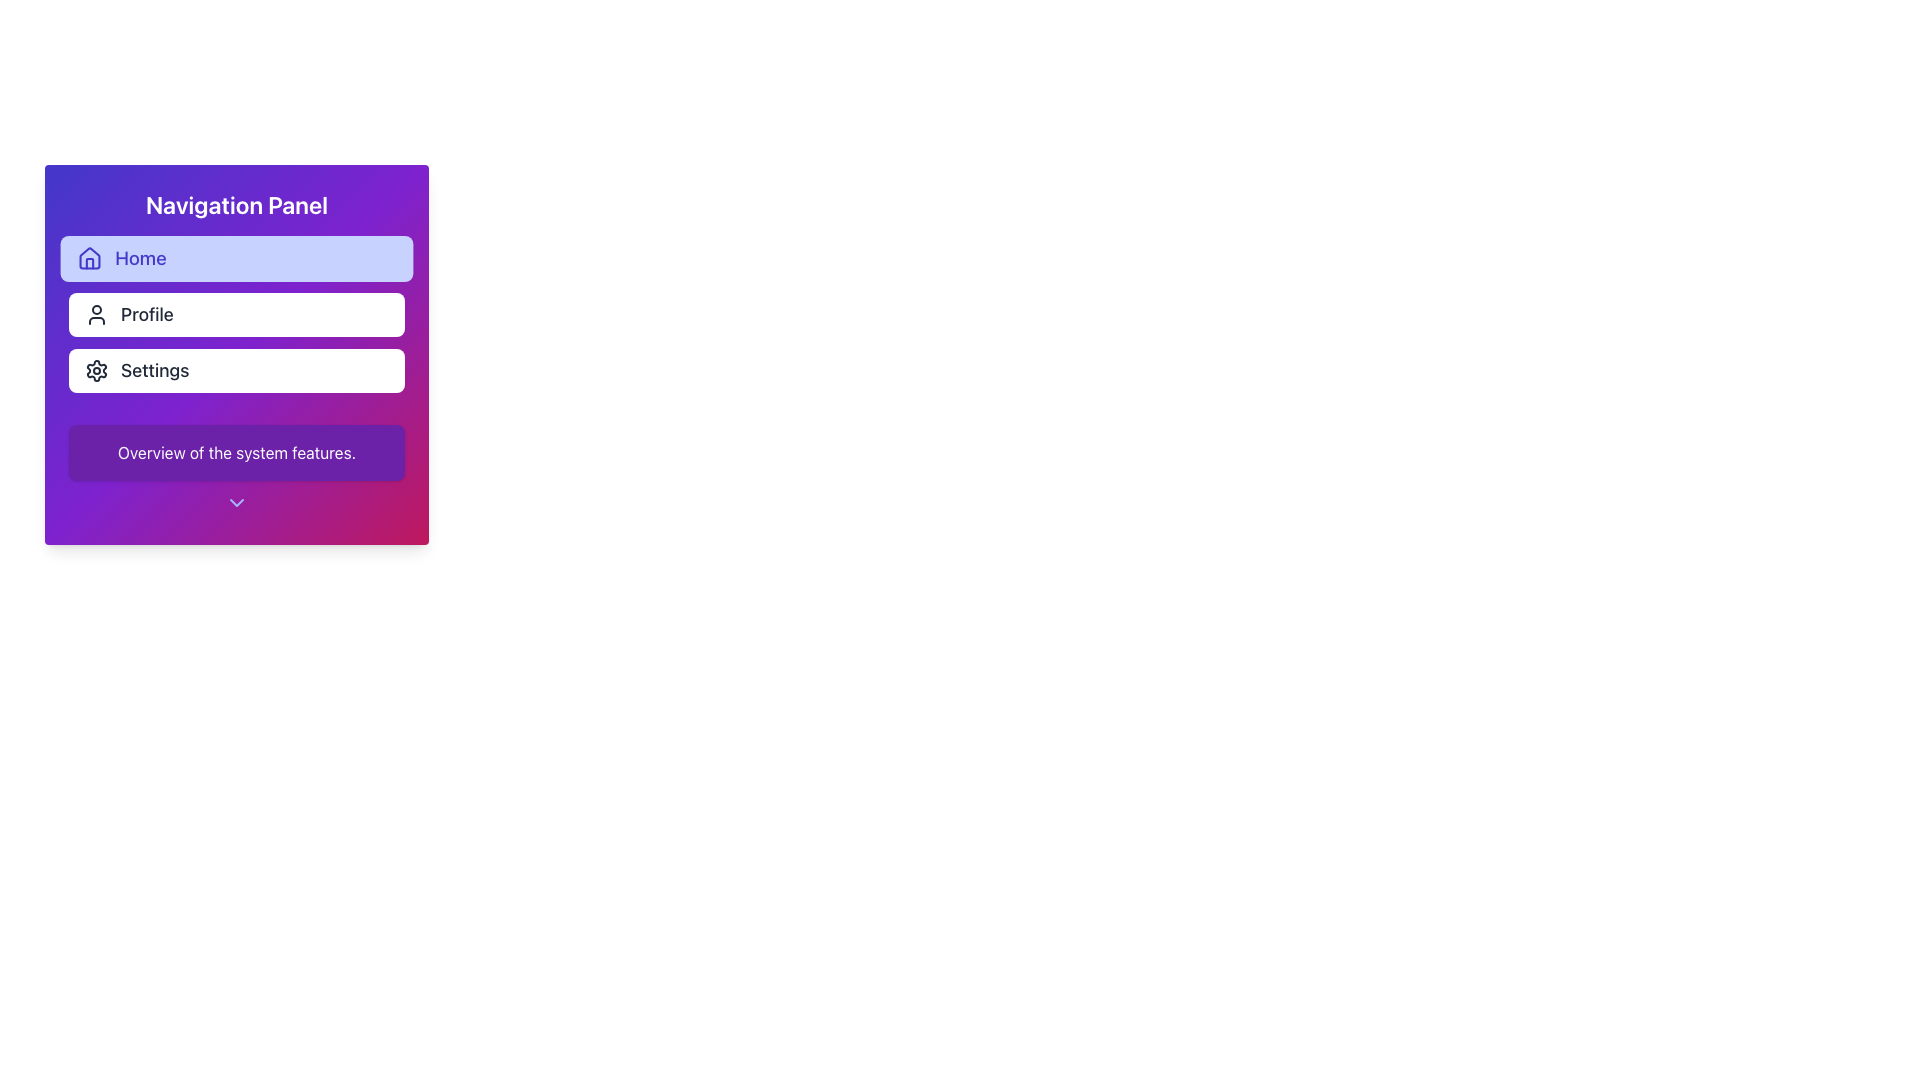  I want to click on the Descriptive Text Box that has a purple background and white text displaying 'Overview of the system features.', located at the bottom of the 'Navigation Panel' below the 'Settings' text button, so click(236, 452).